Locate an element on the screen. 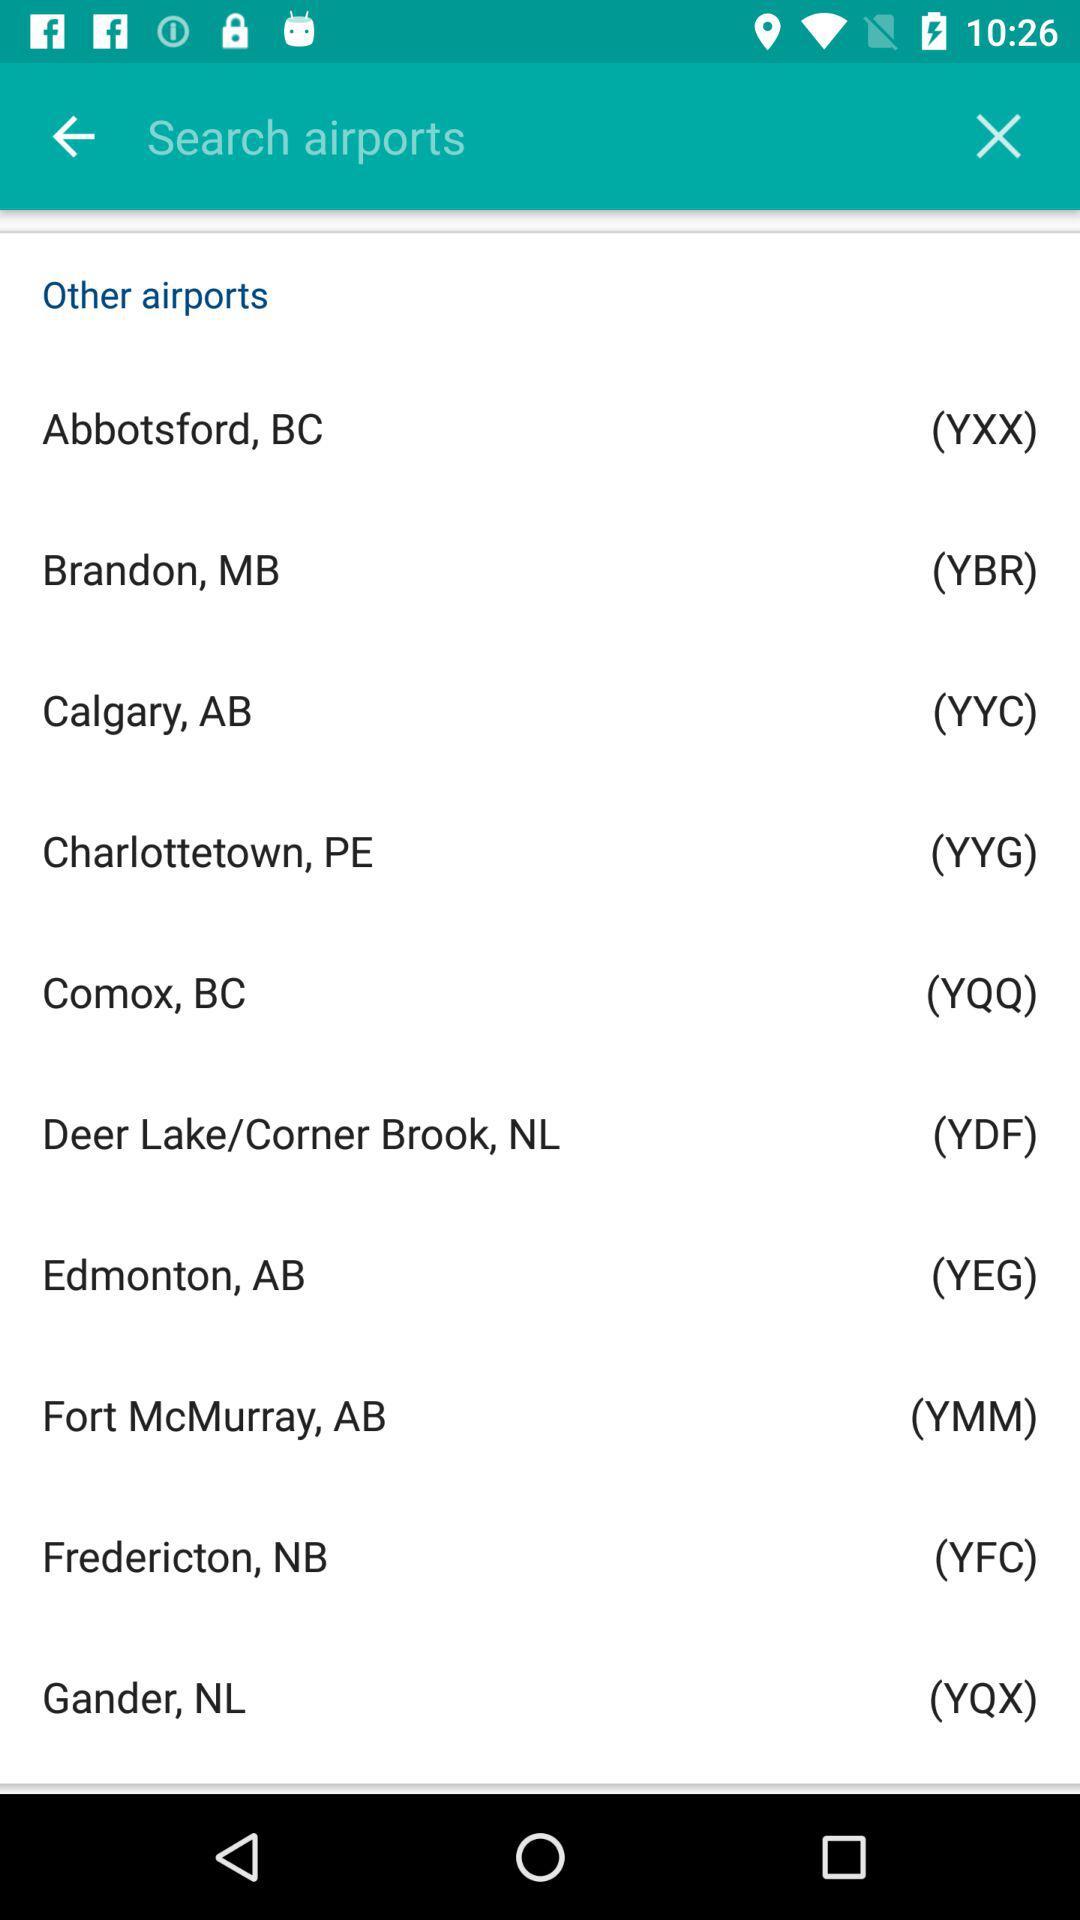 The image size is (1080, 1920). the item above the other airports is located at coordinates (72, 135).